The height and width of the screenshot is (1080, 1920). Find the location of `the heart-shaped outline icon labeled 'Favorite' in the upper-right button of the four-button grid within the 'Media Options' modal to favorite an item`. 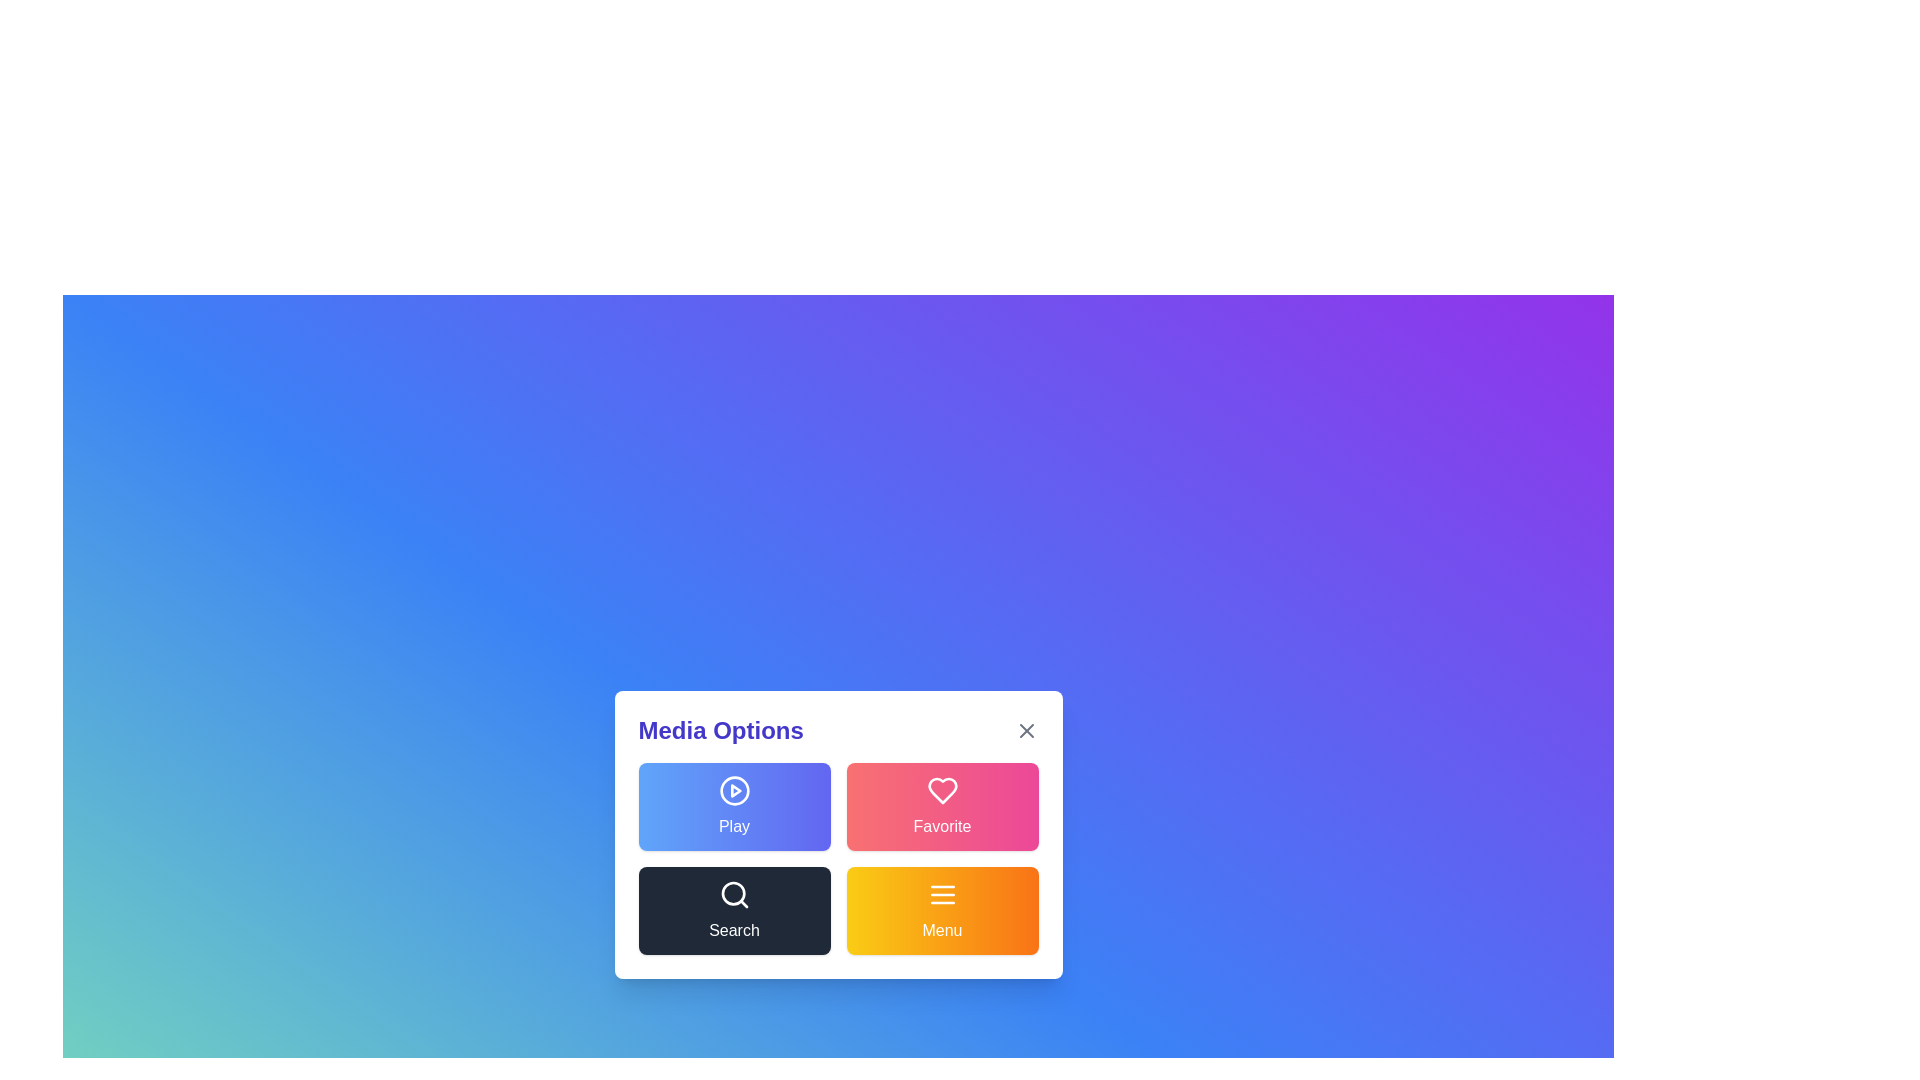

the heart-shaped outline icon labeled 'Favorite' in the upper-right button of the four-button grid within the 'Media Options' modal to favorite an item is located at coordinates (941, 789).